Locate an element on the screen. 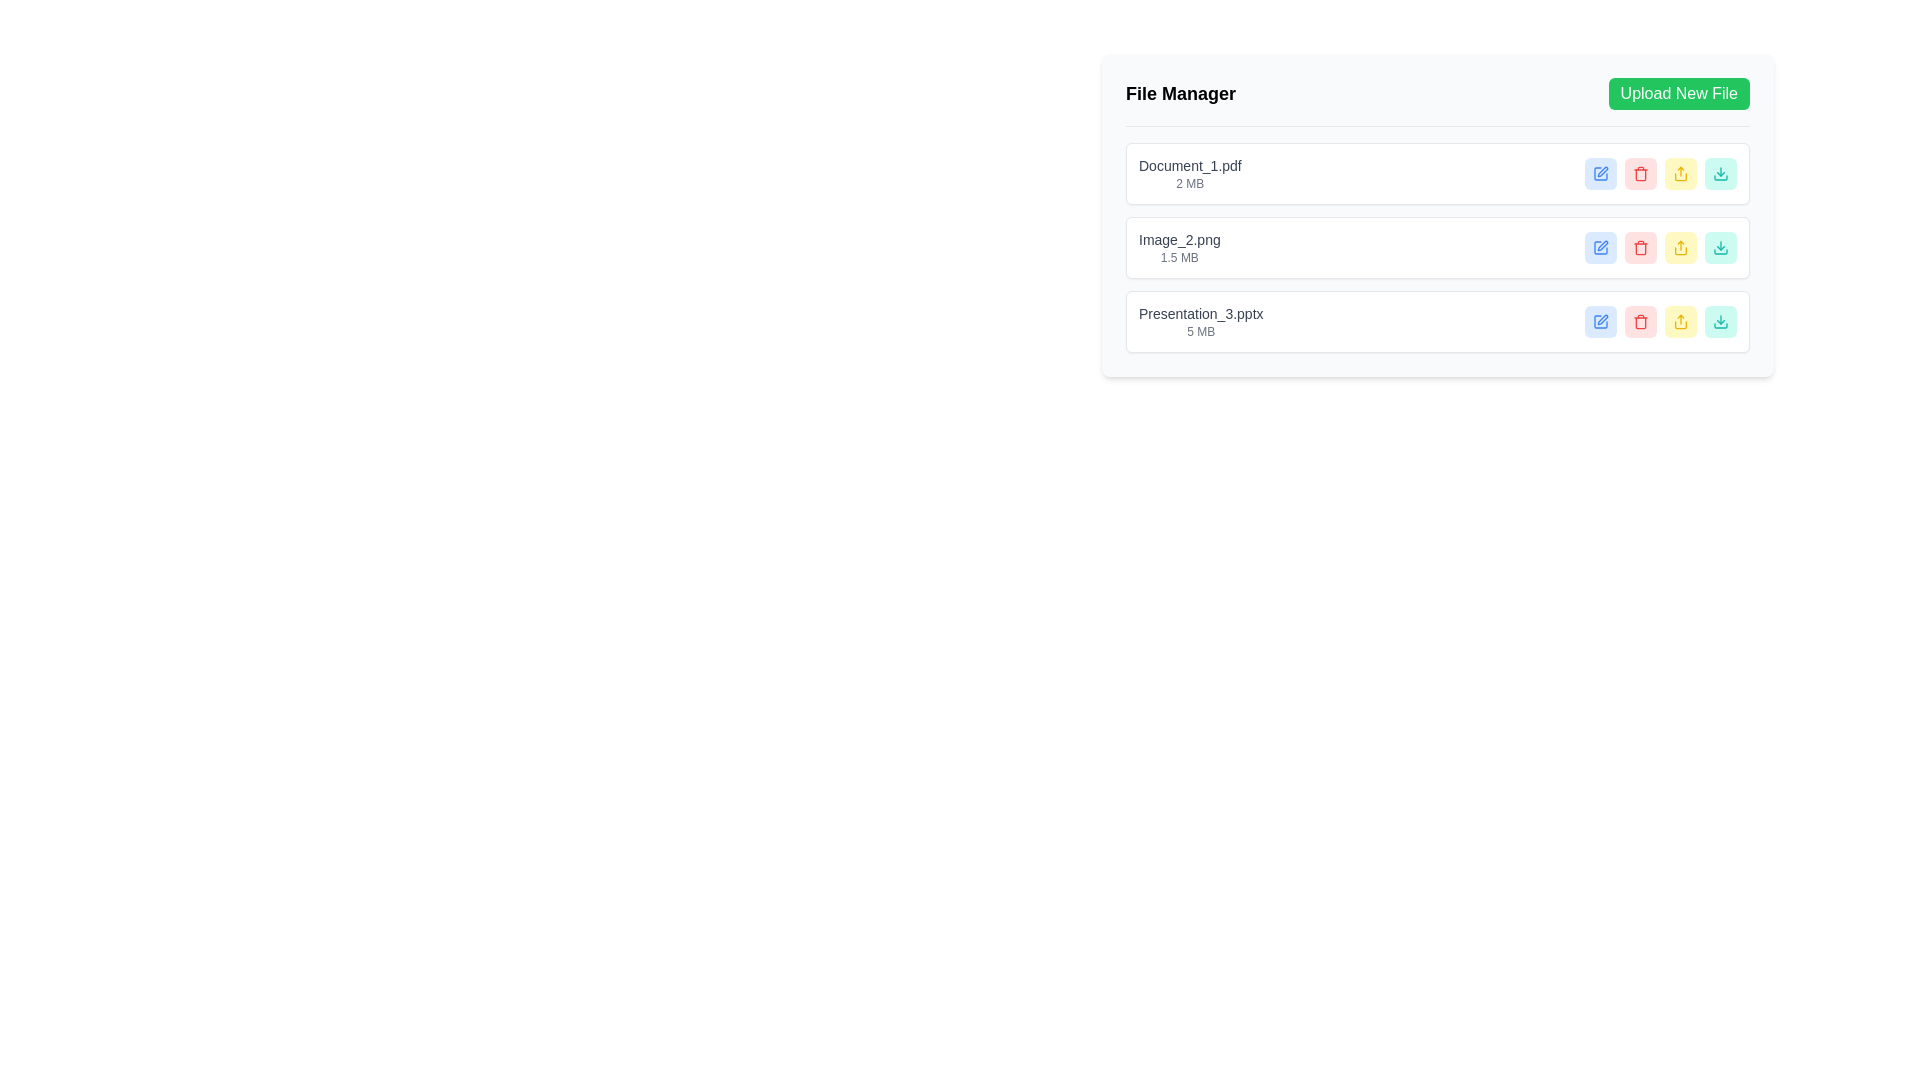 This screenshot has height=1080, width=1920. the red trash-bin-shaped icon button located in the second column of action buttons from the right, which is the third button in the horizontal group of four, to initiate a delete action is located at coordinates (1641, 246).